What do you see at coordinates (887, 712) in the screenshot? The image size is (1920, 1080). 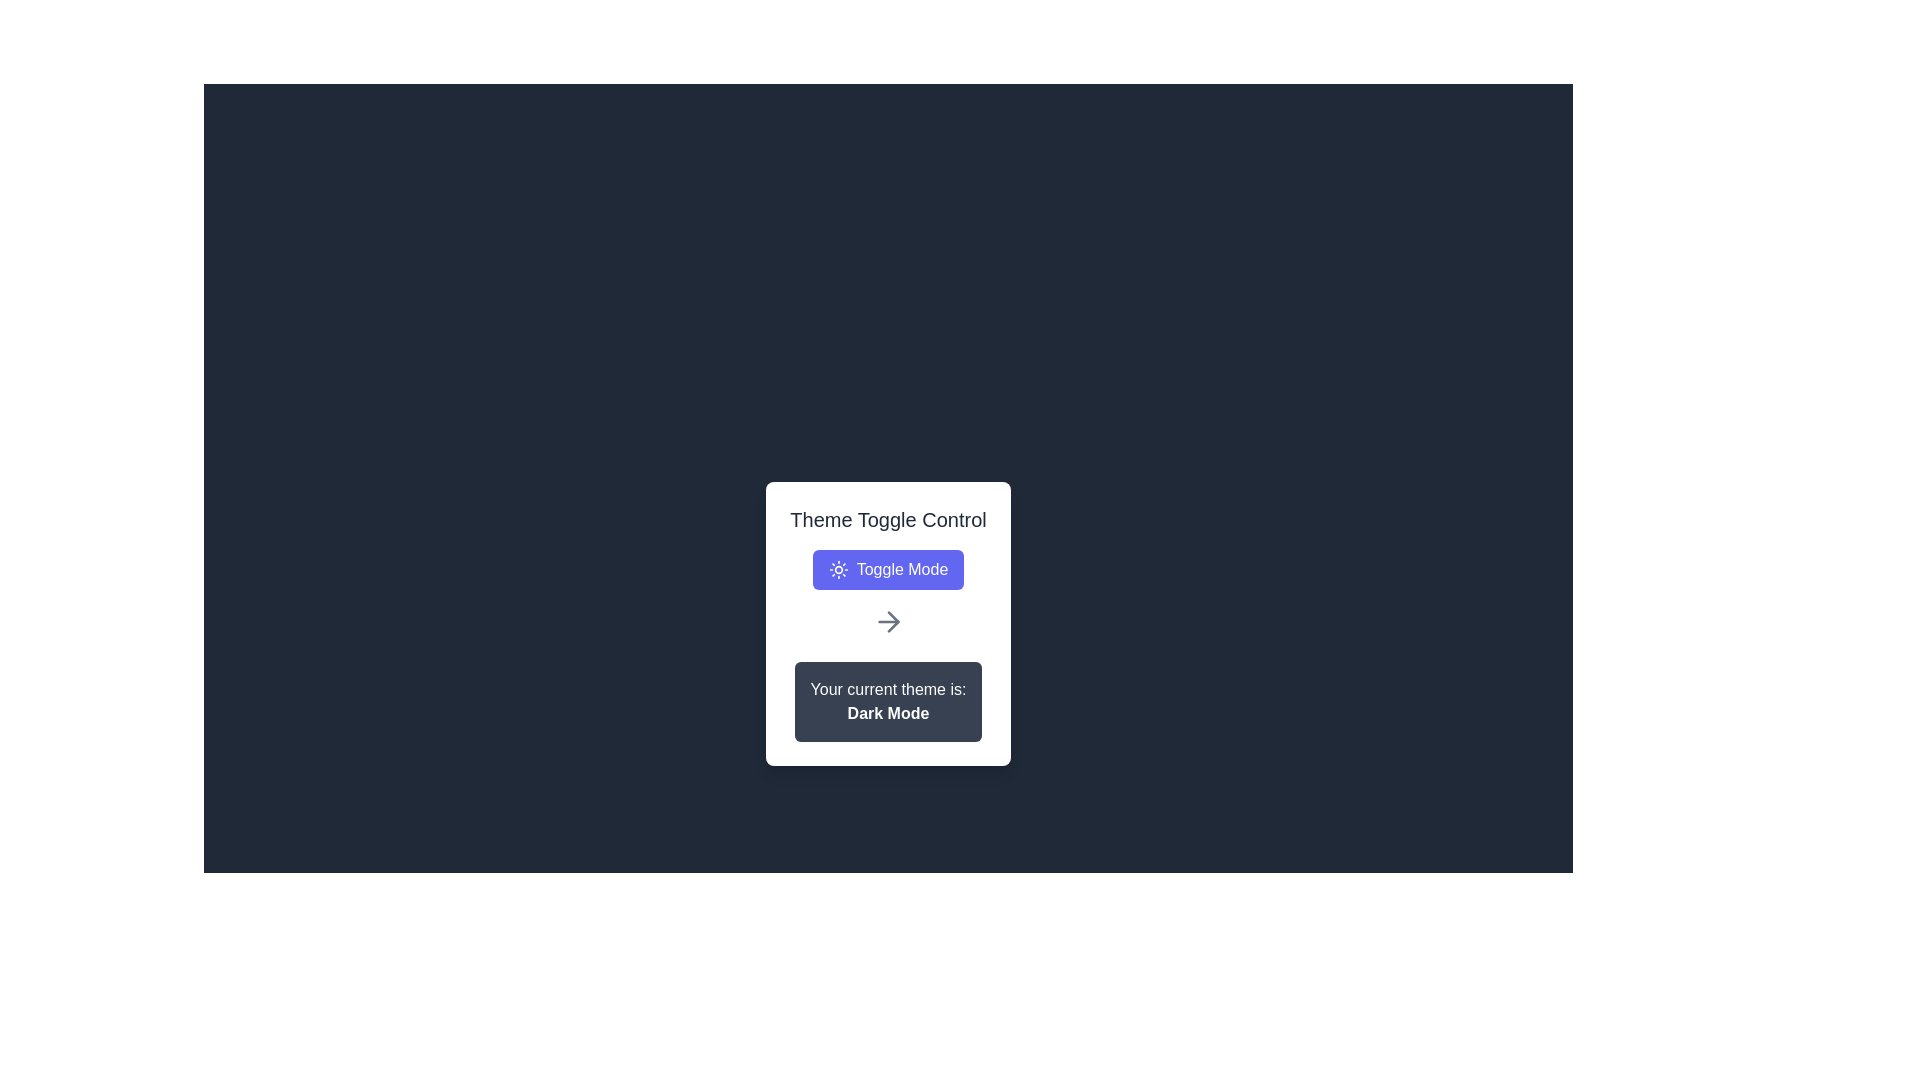 I see `the 'Dark Mode' text, which is styled with white font on a dark-gray background, positioned centrally below the text 'Your current theme is:'` at bounding box center [887, 712].